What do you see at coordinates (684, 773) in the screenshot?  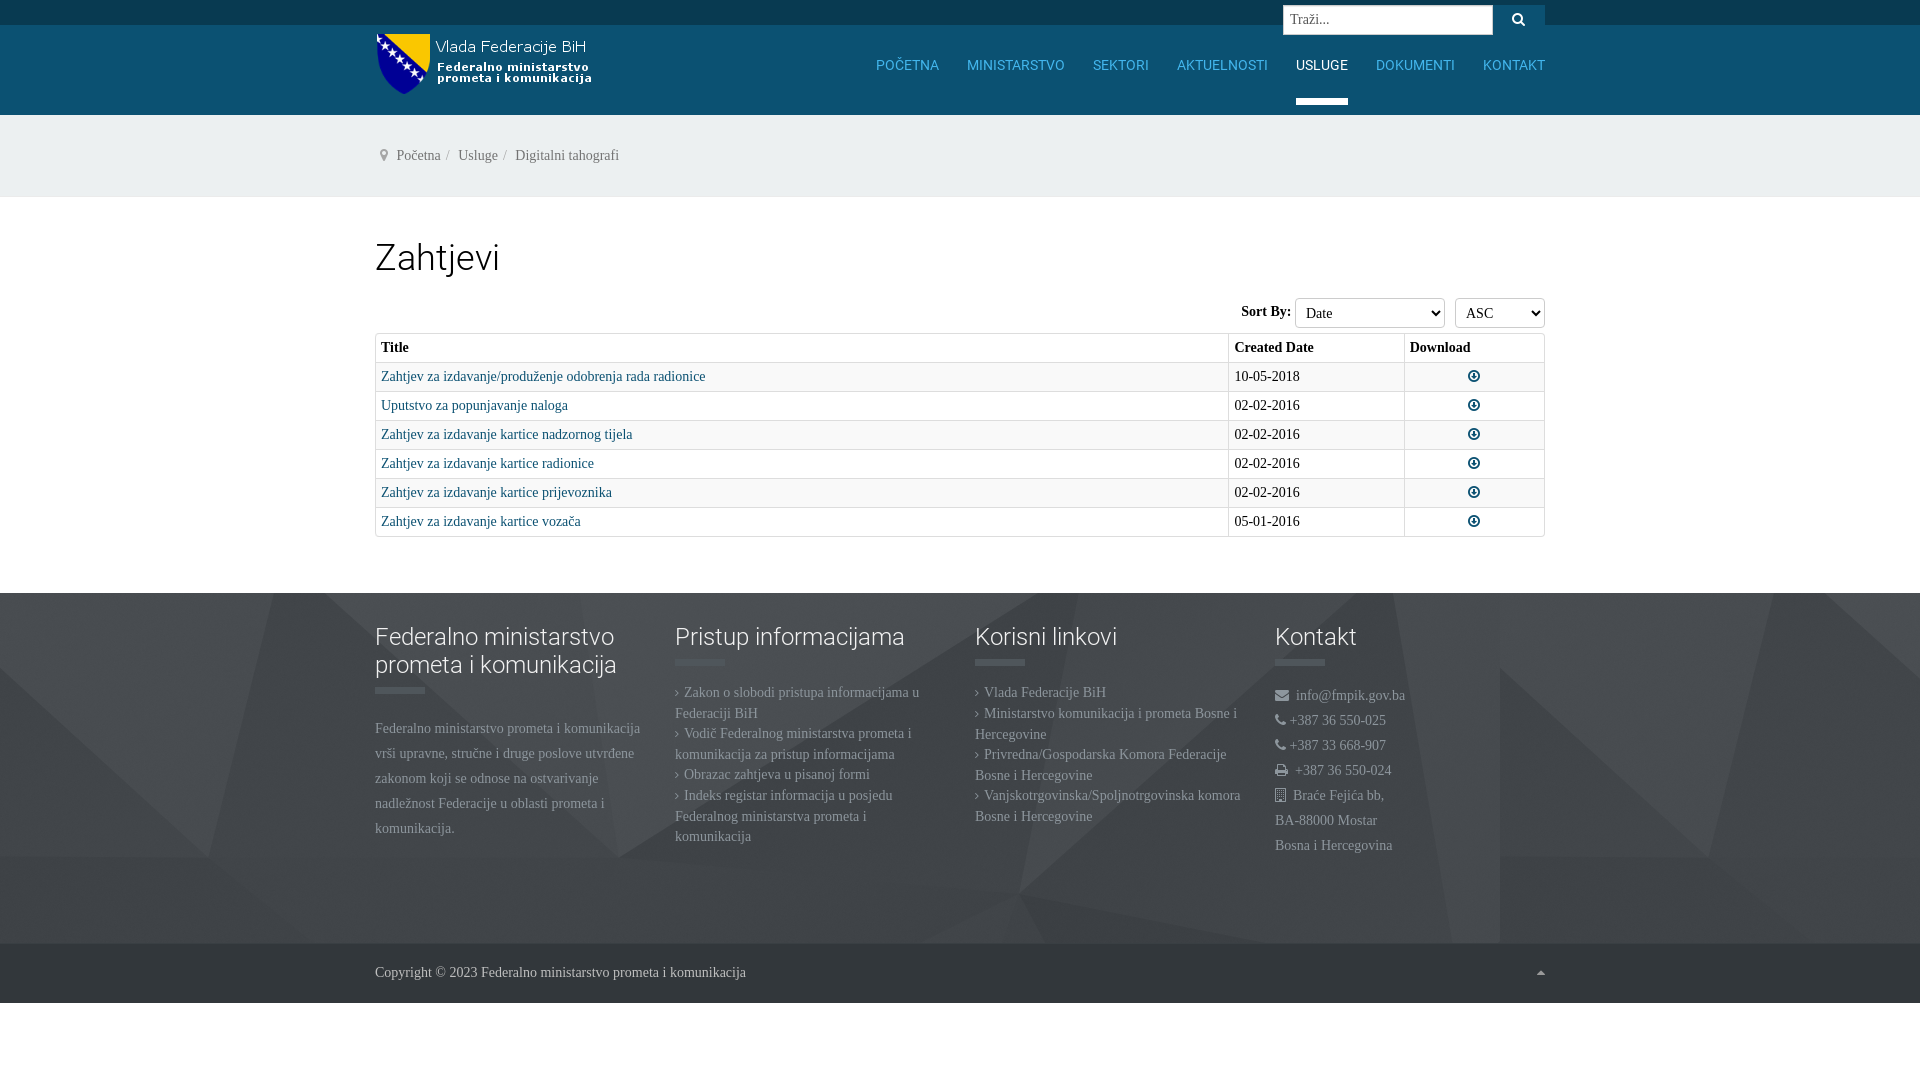 I see `'Obrazac zahtjeva u pisanoj formi'` at bounding box center [684, 773].